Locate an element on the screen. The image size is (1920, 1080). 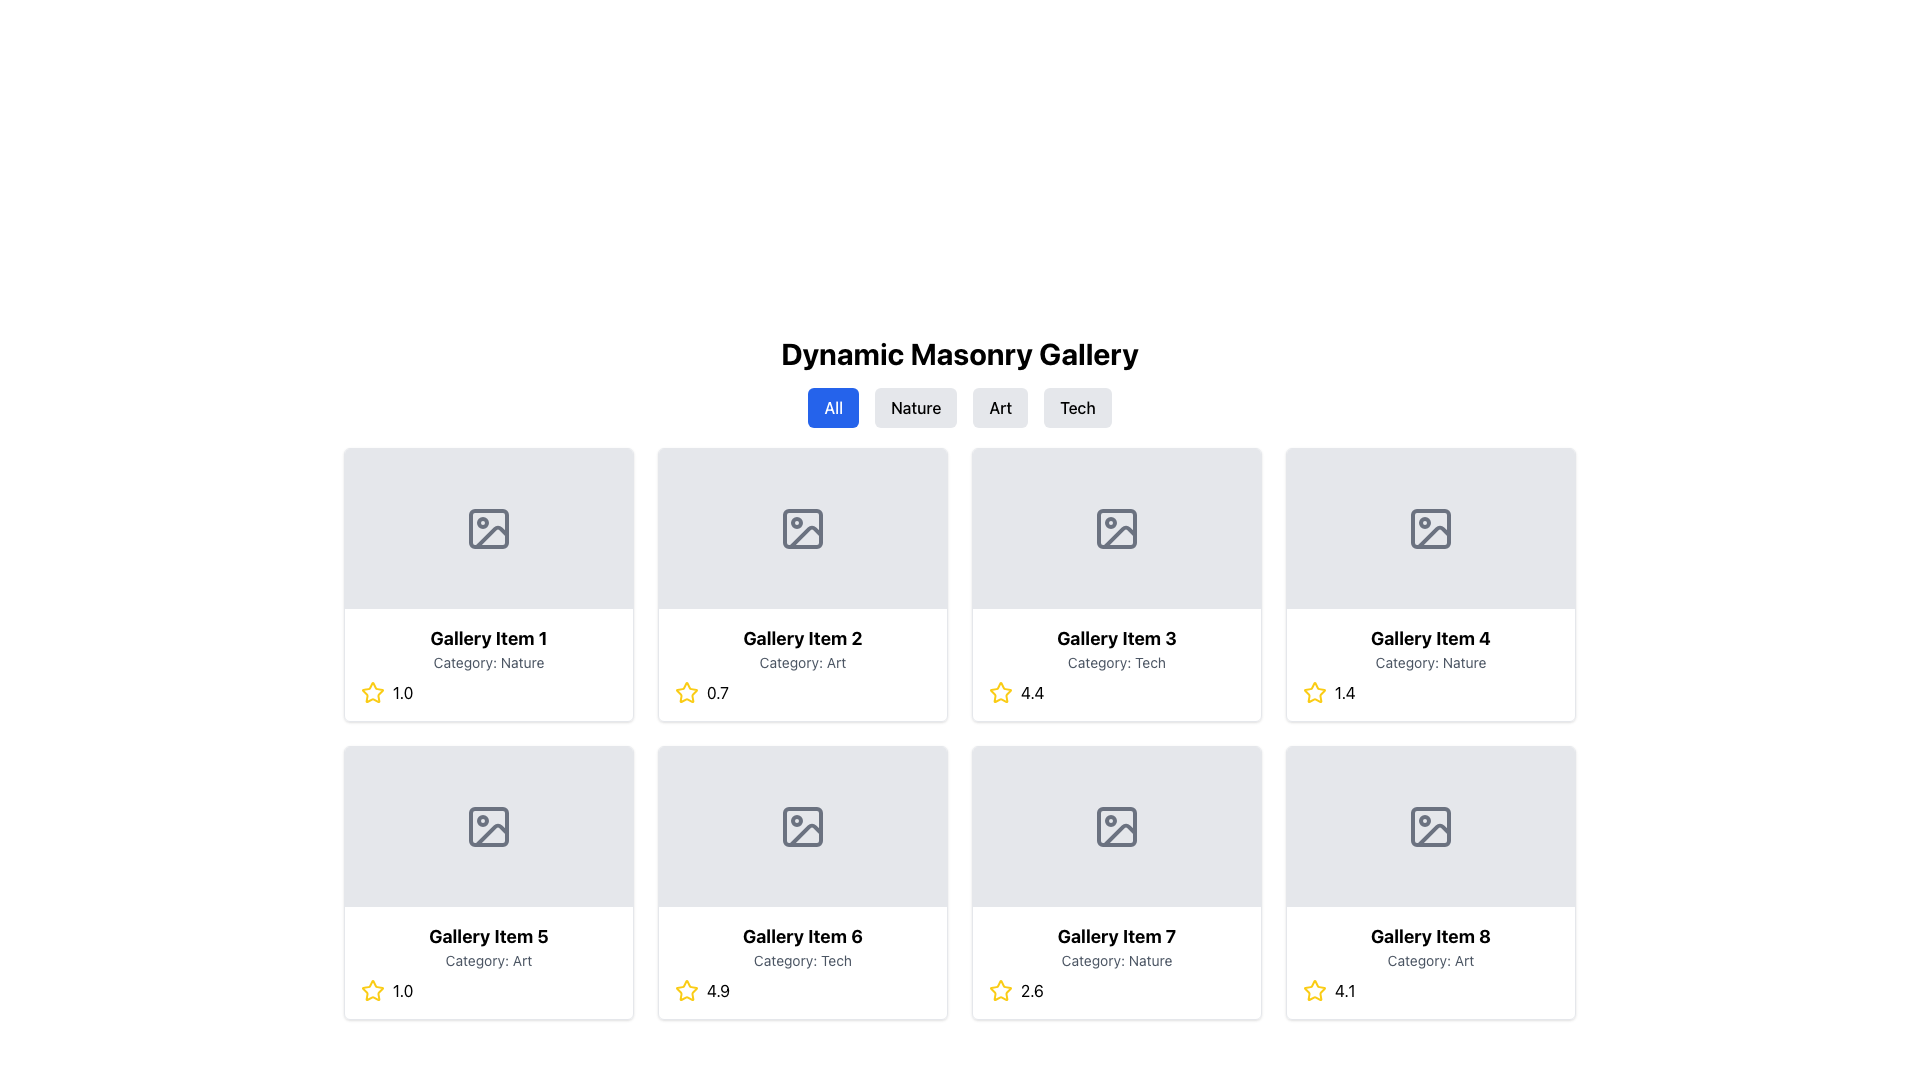
the placeholder icon for the image in the 8th tile of the gallery grid, labeled 'Gallery Item 8' is located at coordinates (1429, 826).